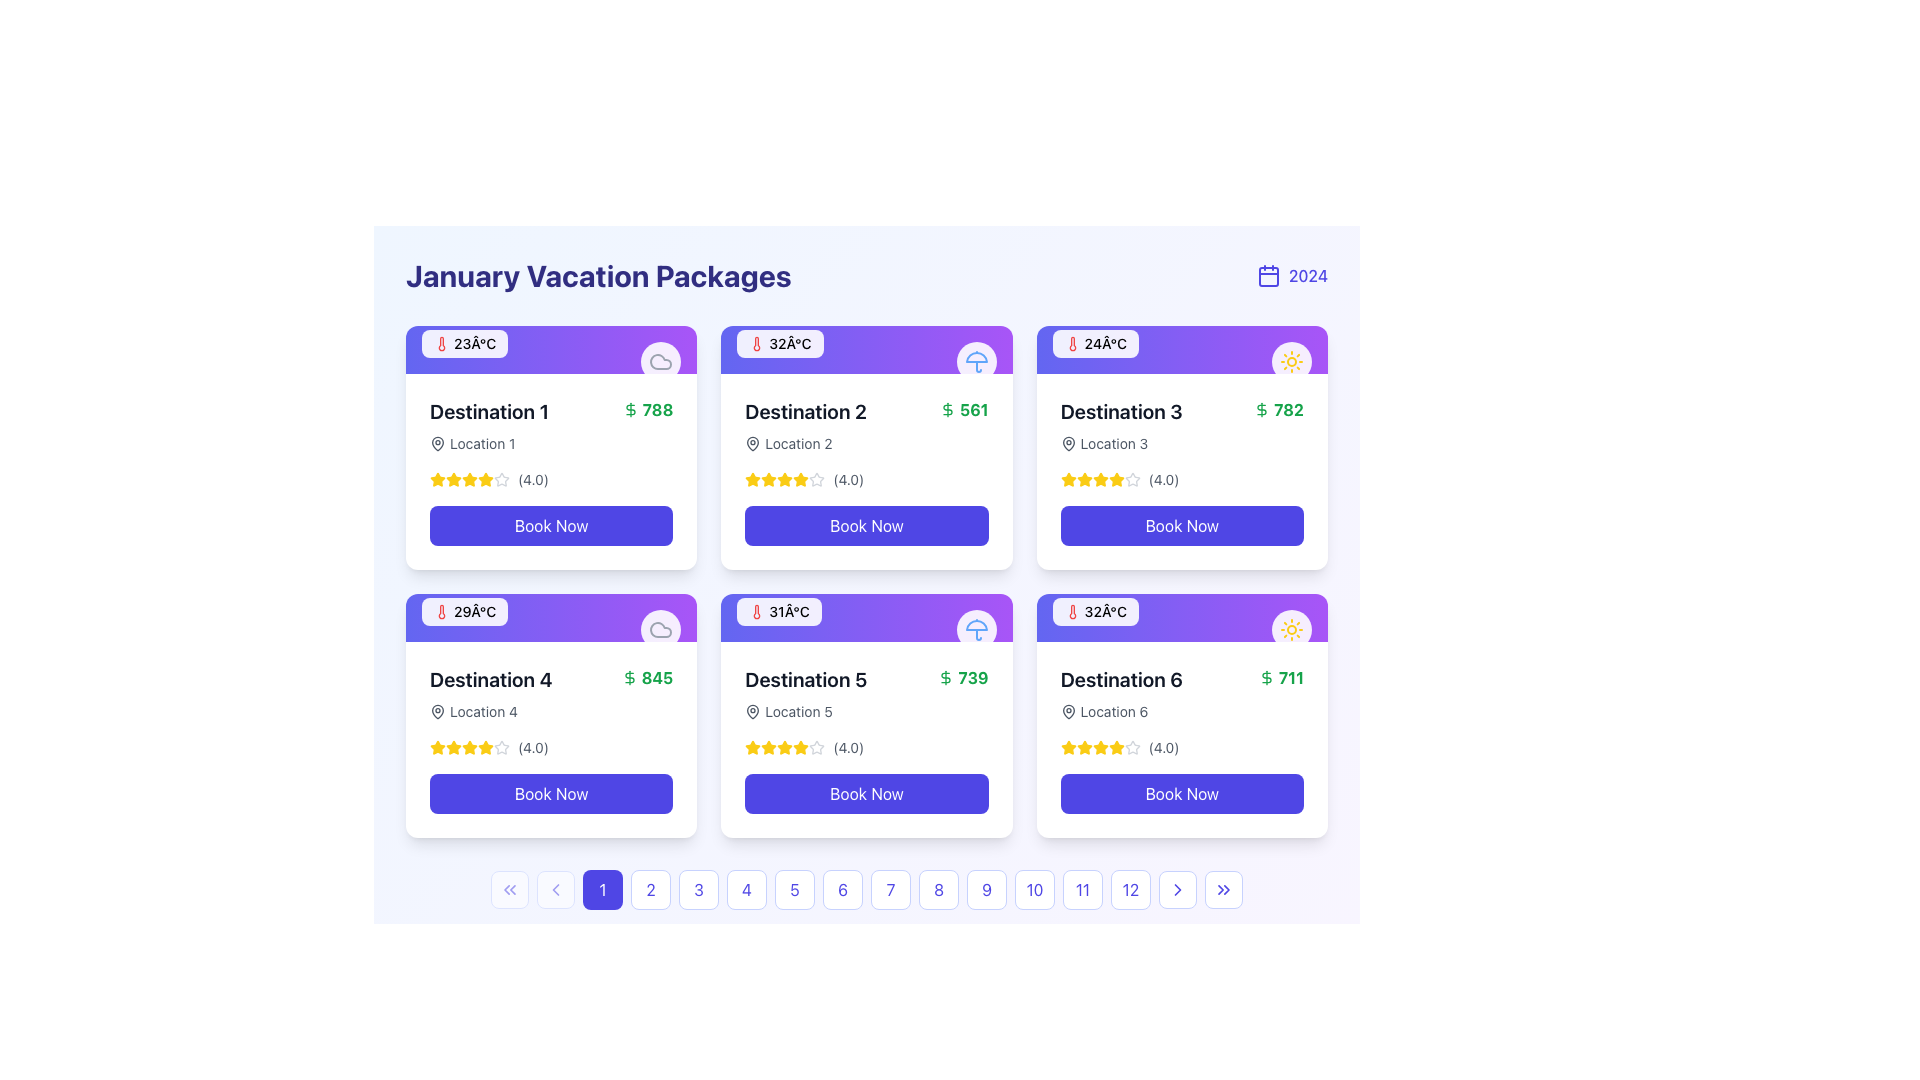 This screenshot has height=1080, width=1920. I want to click on the 'Book Now' button, which is a rectangular button with a purple background and white text, located at the bottom part of the third card in the top row of a grid displaying vacation packages, so click(1182, 524).